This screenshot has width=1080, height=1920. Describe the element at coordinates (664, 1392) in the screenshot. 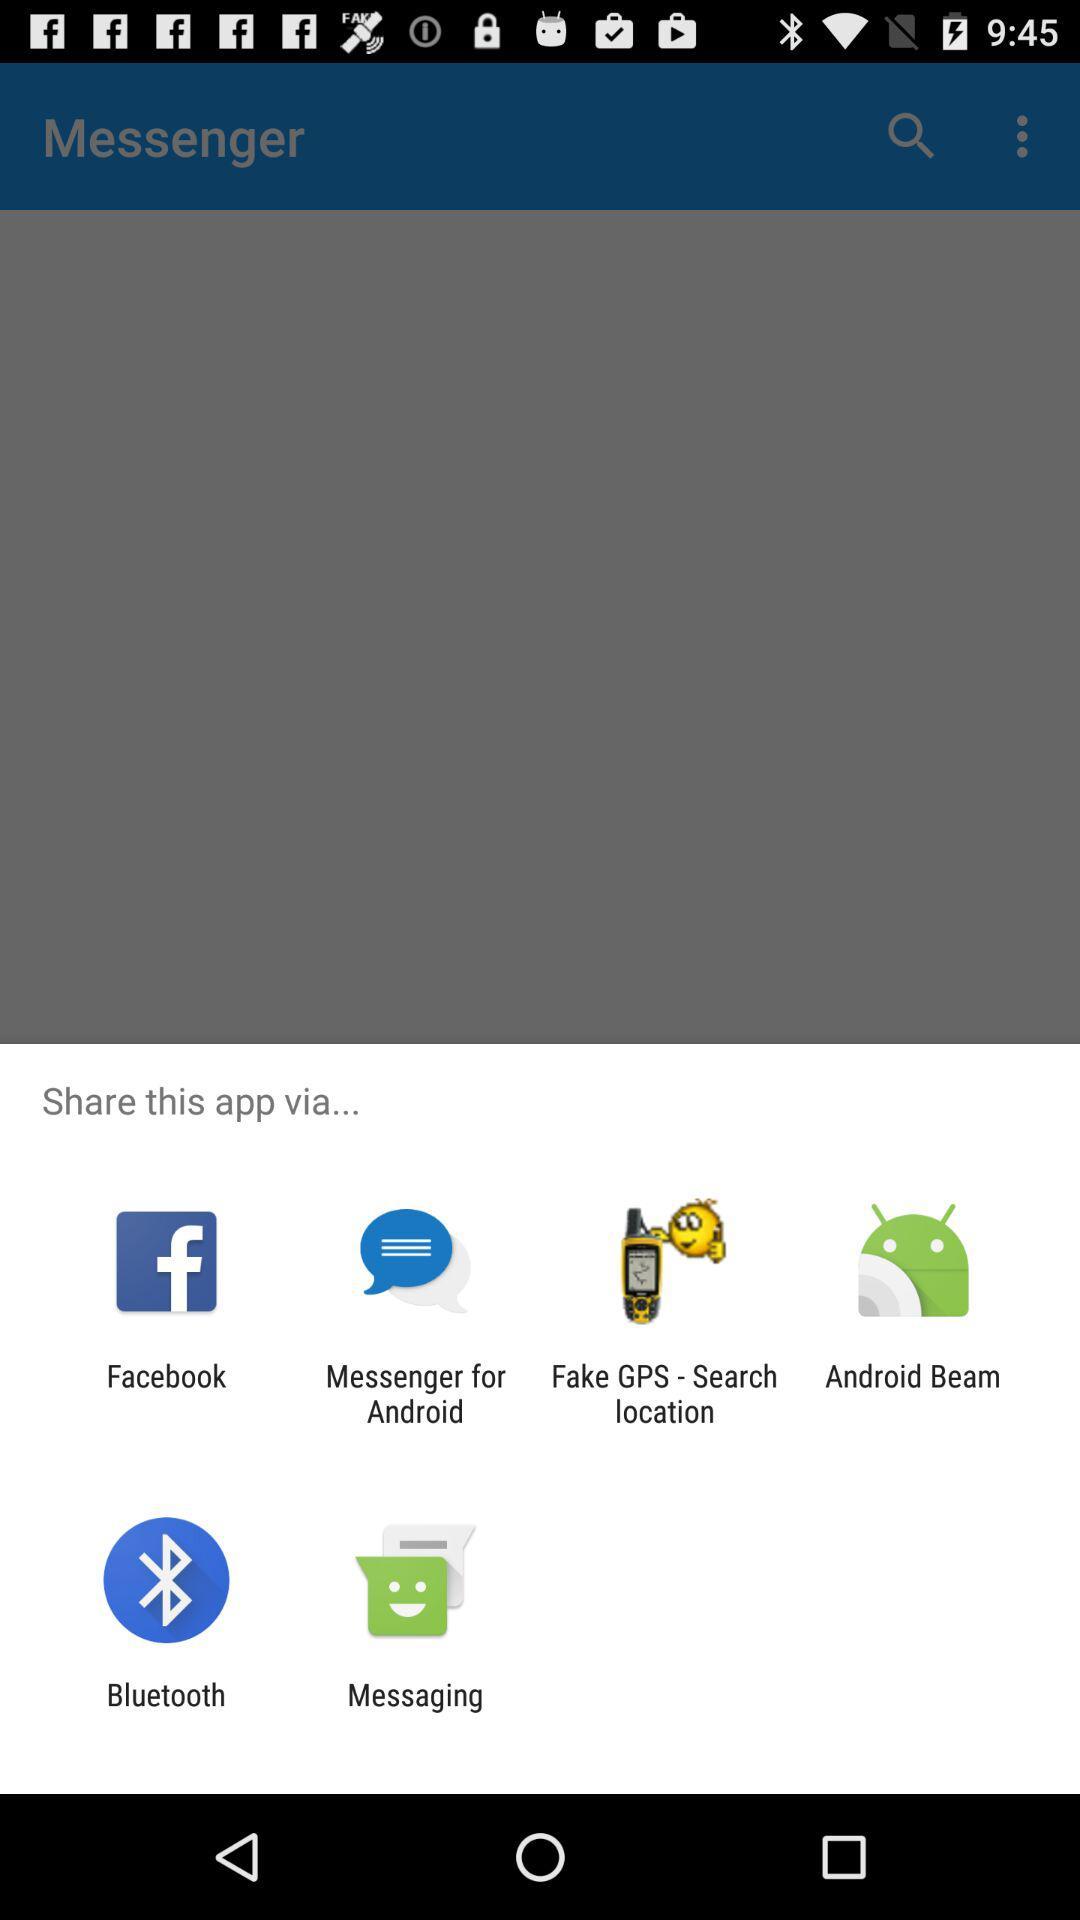

I see `the fake gps search app` at that location.